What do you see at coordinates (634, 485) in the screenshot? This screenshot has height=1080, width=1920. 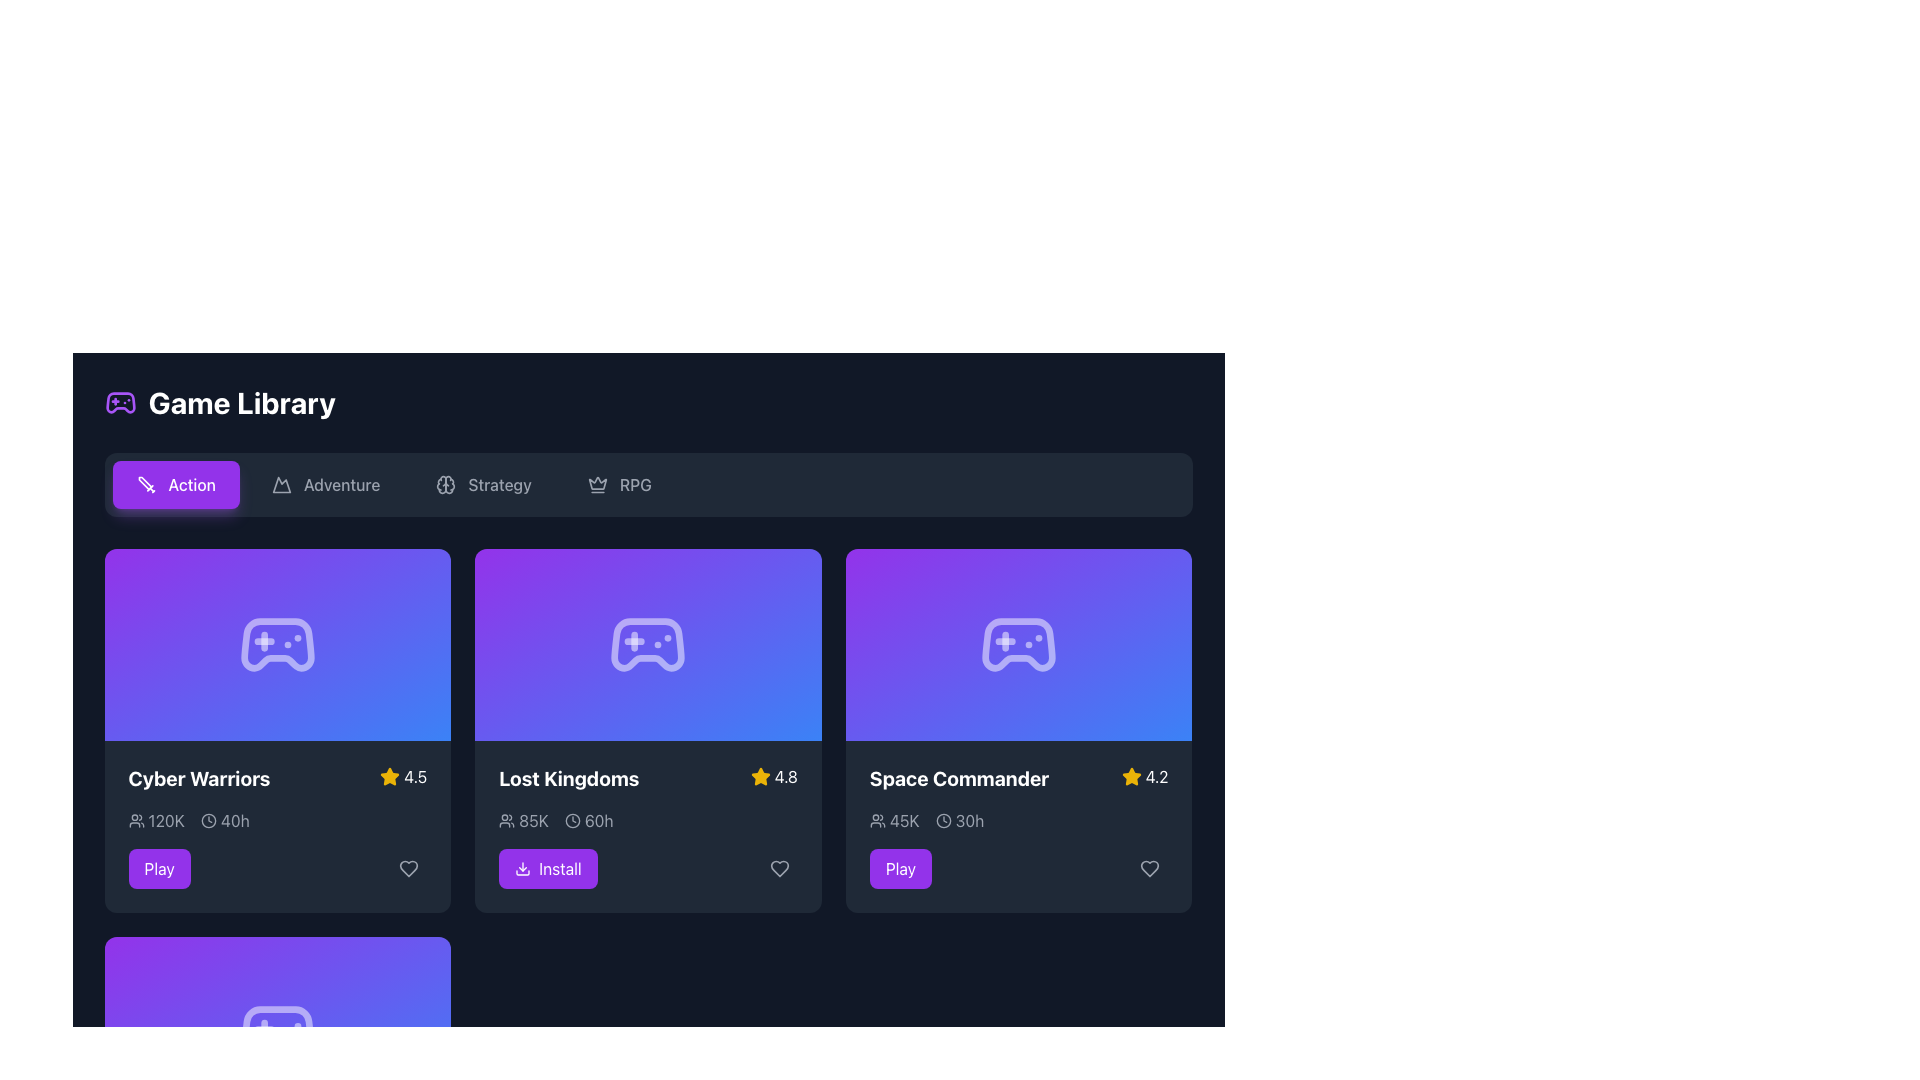 I see `the 'RPG' text label, which is styled in a medium-weight font and displayed in light gray against a dark gray background, located at the top of the interface as the last item in the category selector bar` at bounding box center [634, 485].